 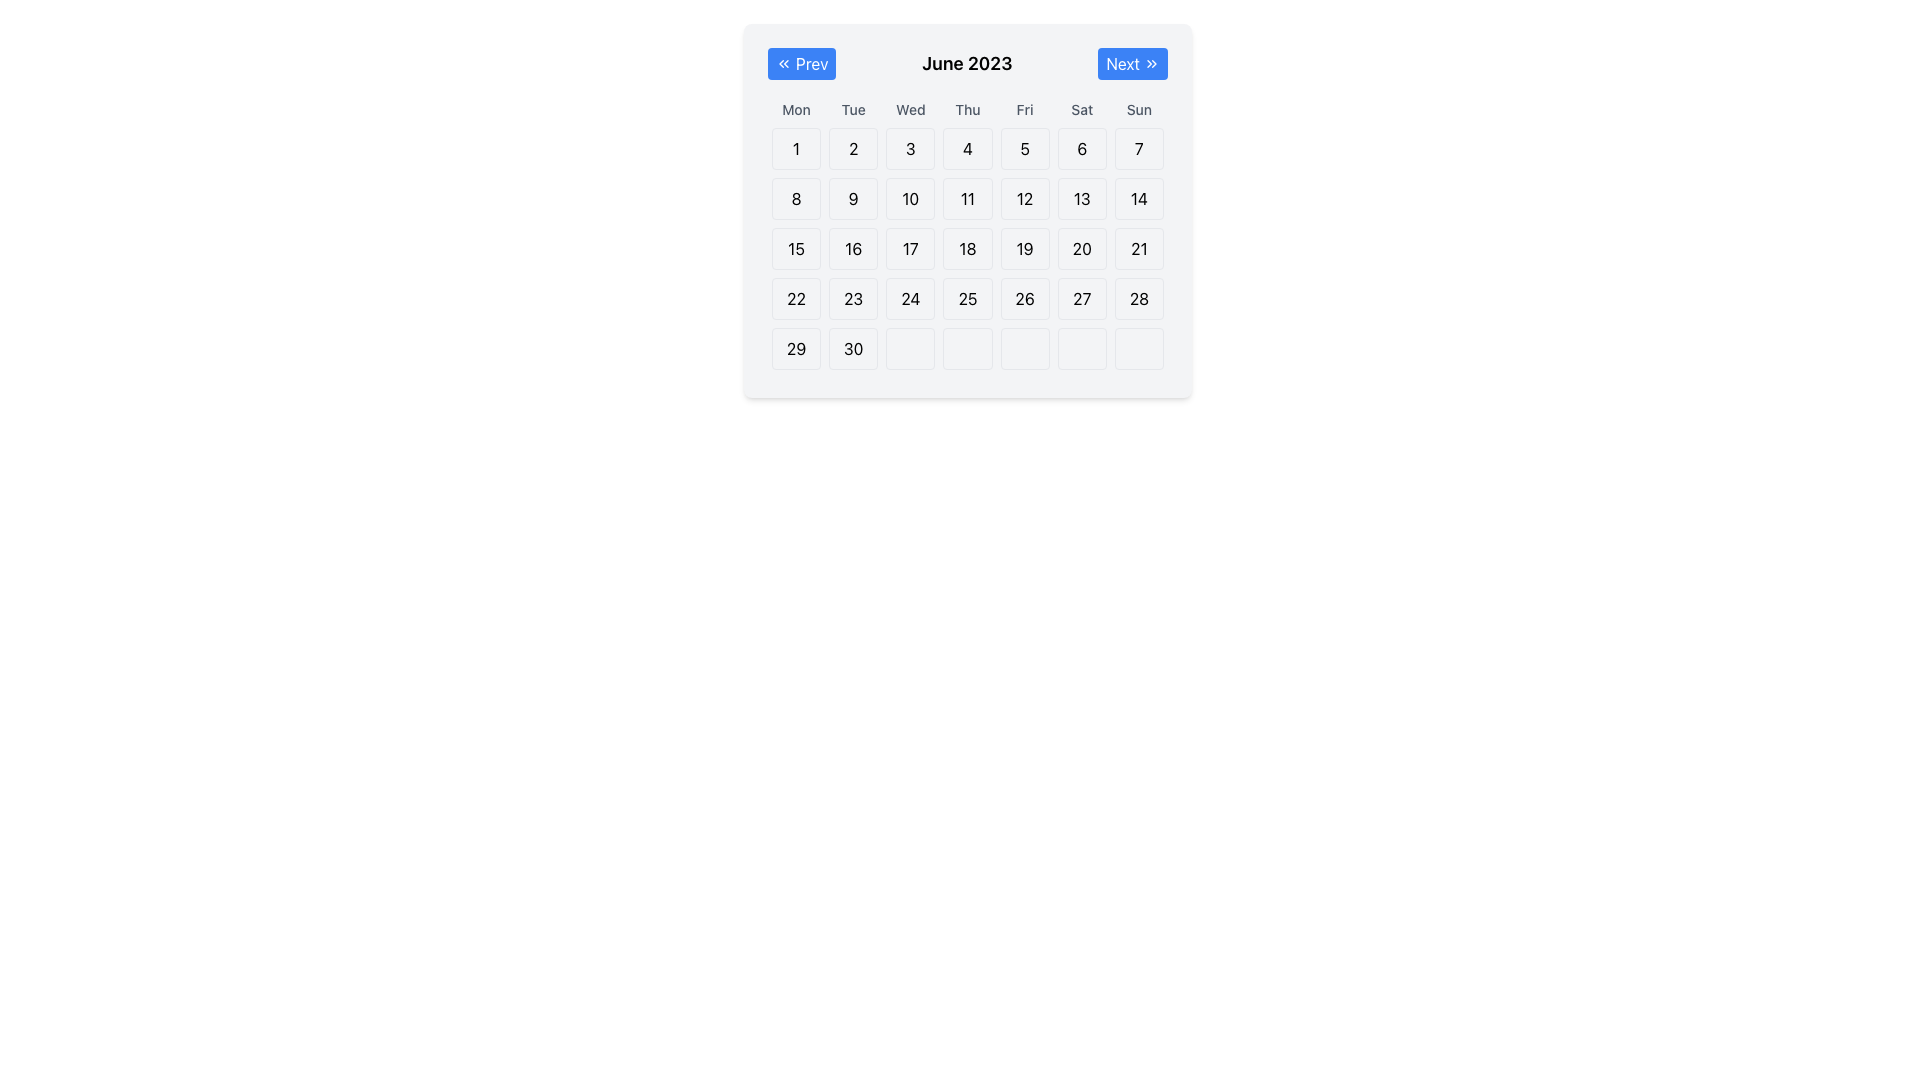 I want to click on the Calendar Day Button representing the date '23', so click(x=853, y=299).